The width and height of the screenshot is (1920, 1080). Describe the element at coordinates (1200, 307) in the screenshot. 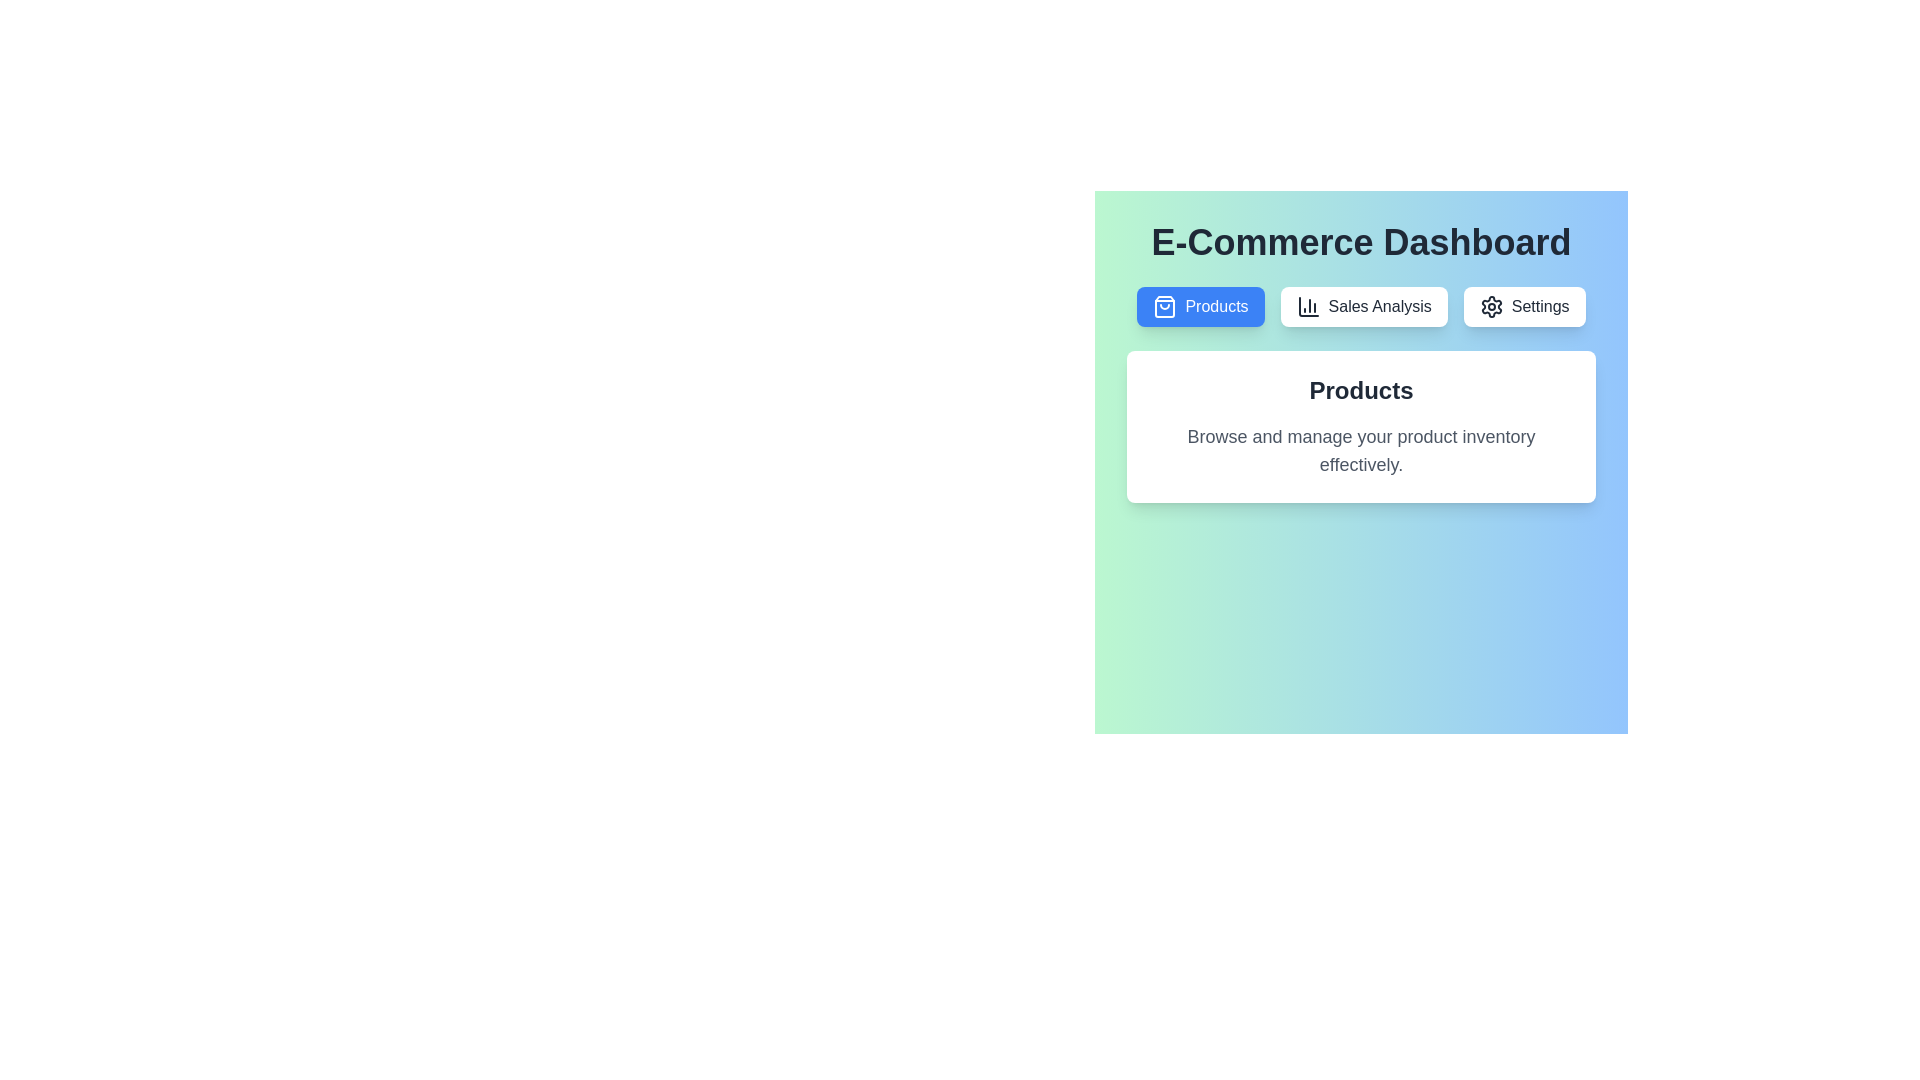

I see `the tab labeled Products to switch to it` at that location.